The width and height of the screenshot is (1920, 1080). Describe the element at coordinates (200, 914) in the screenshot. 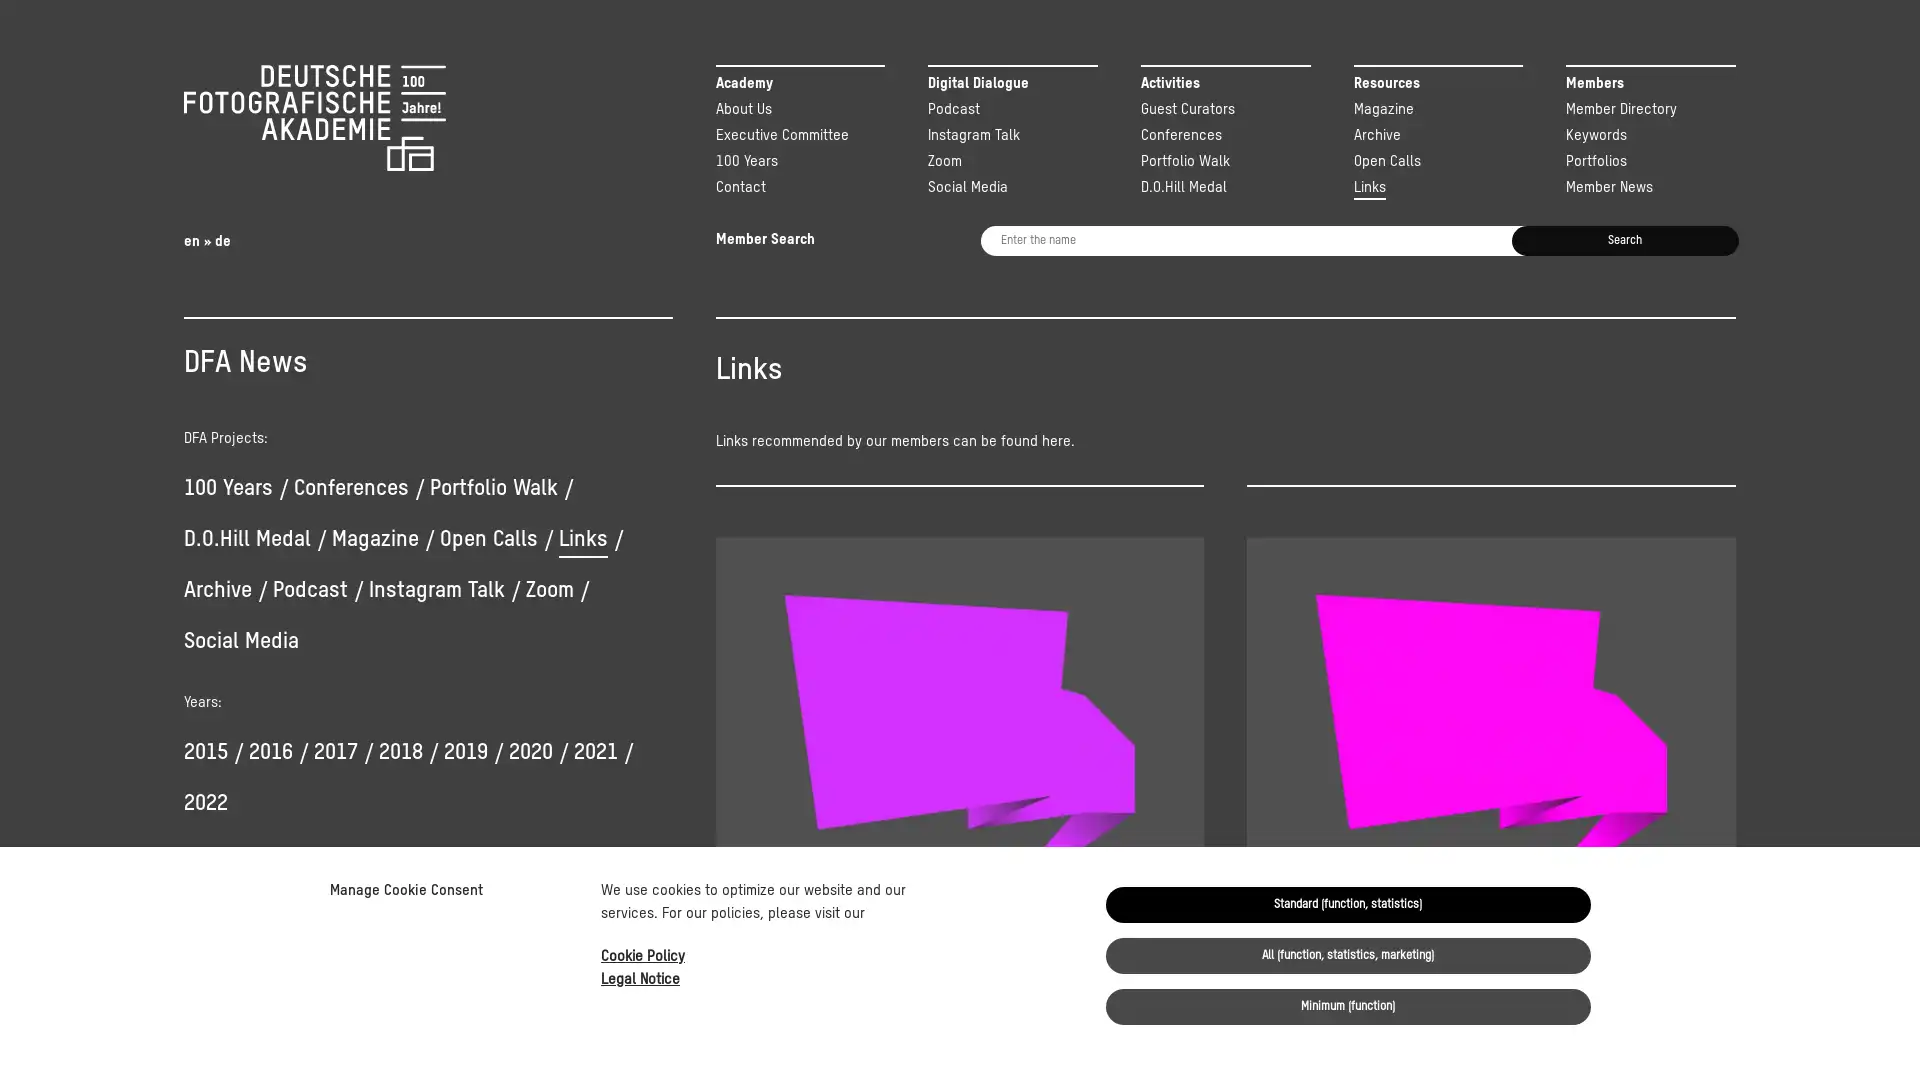

I see `Yes` at that location.